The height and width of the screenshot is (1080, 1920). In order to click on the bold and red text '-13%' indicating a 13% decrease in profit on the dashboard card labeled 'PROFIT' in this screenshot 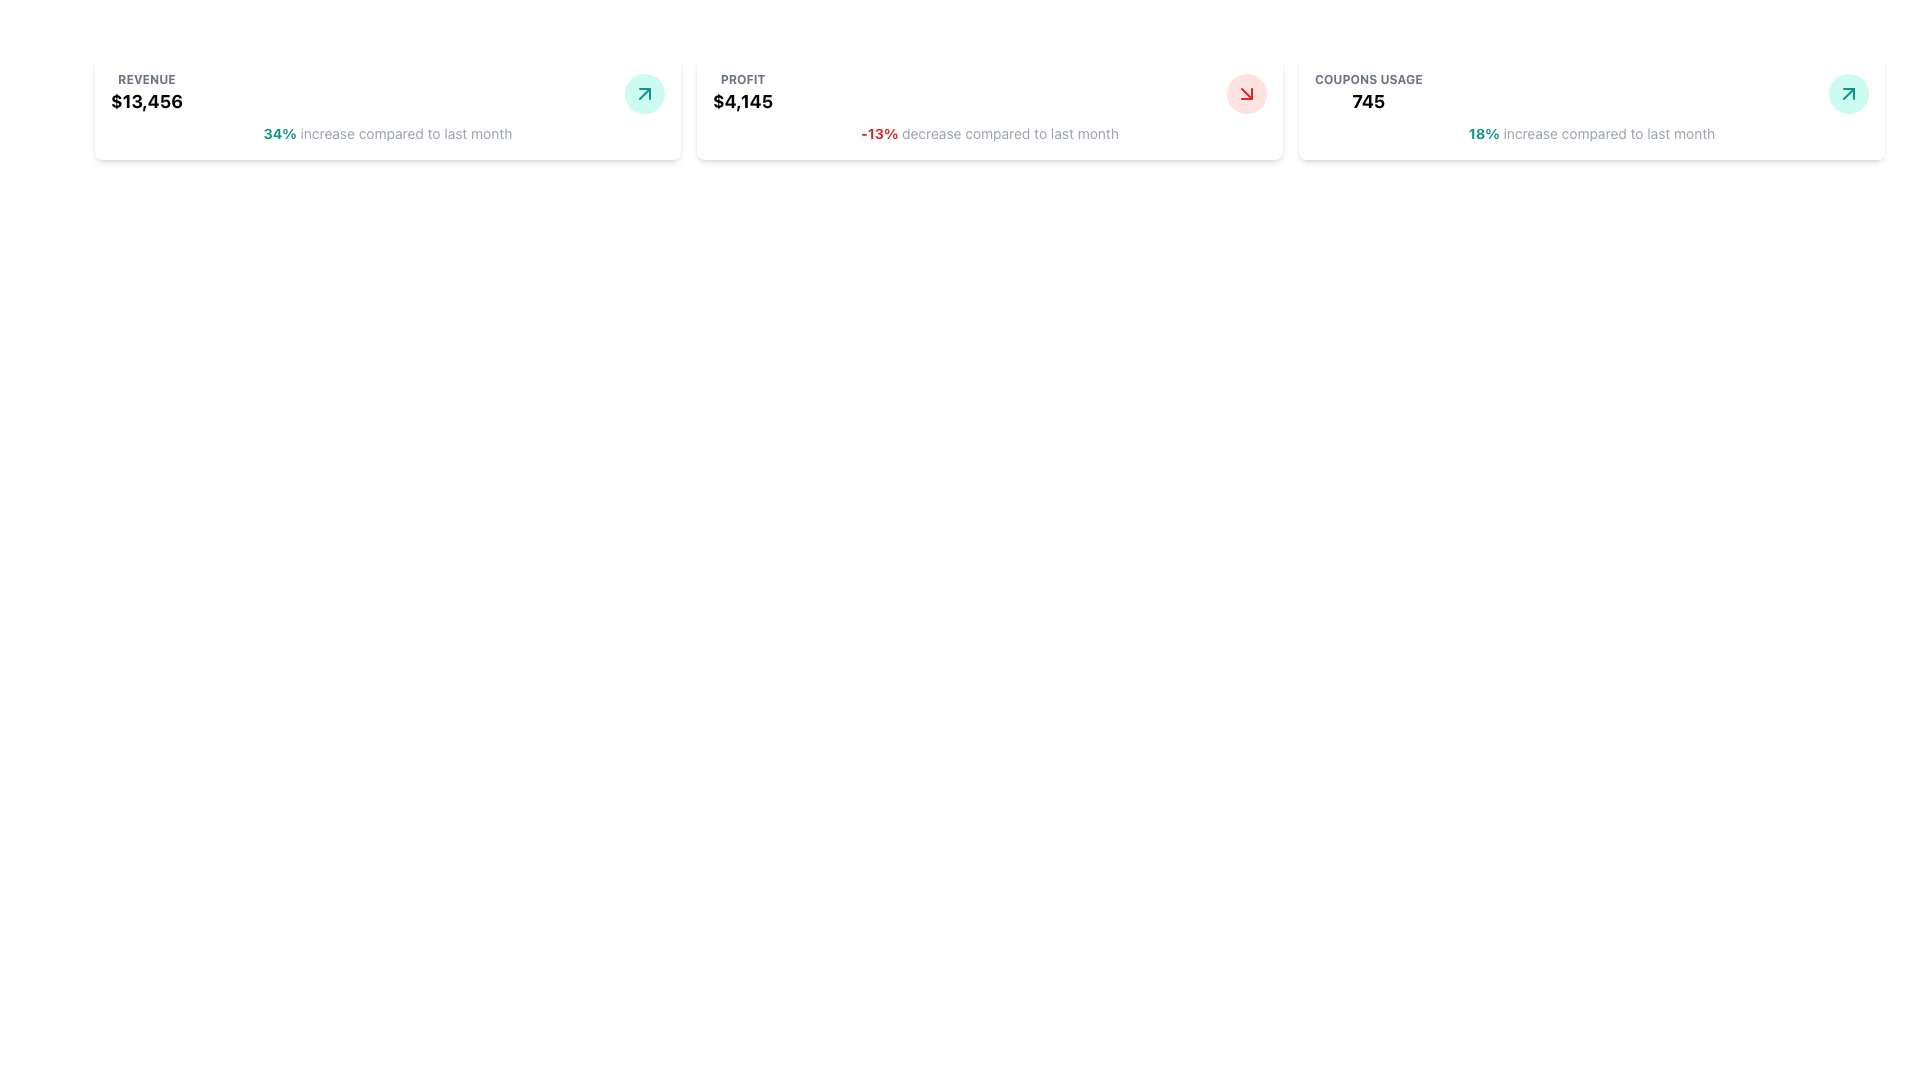, I will do `click(879, 133)`.